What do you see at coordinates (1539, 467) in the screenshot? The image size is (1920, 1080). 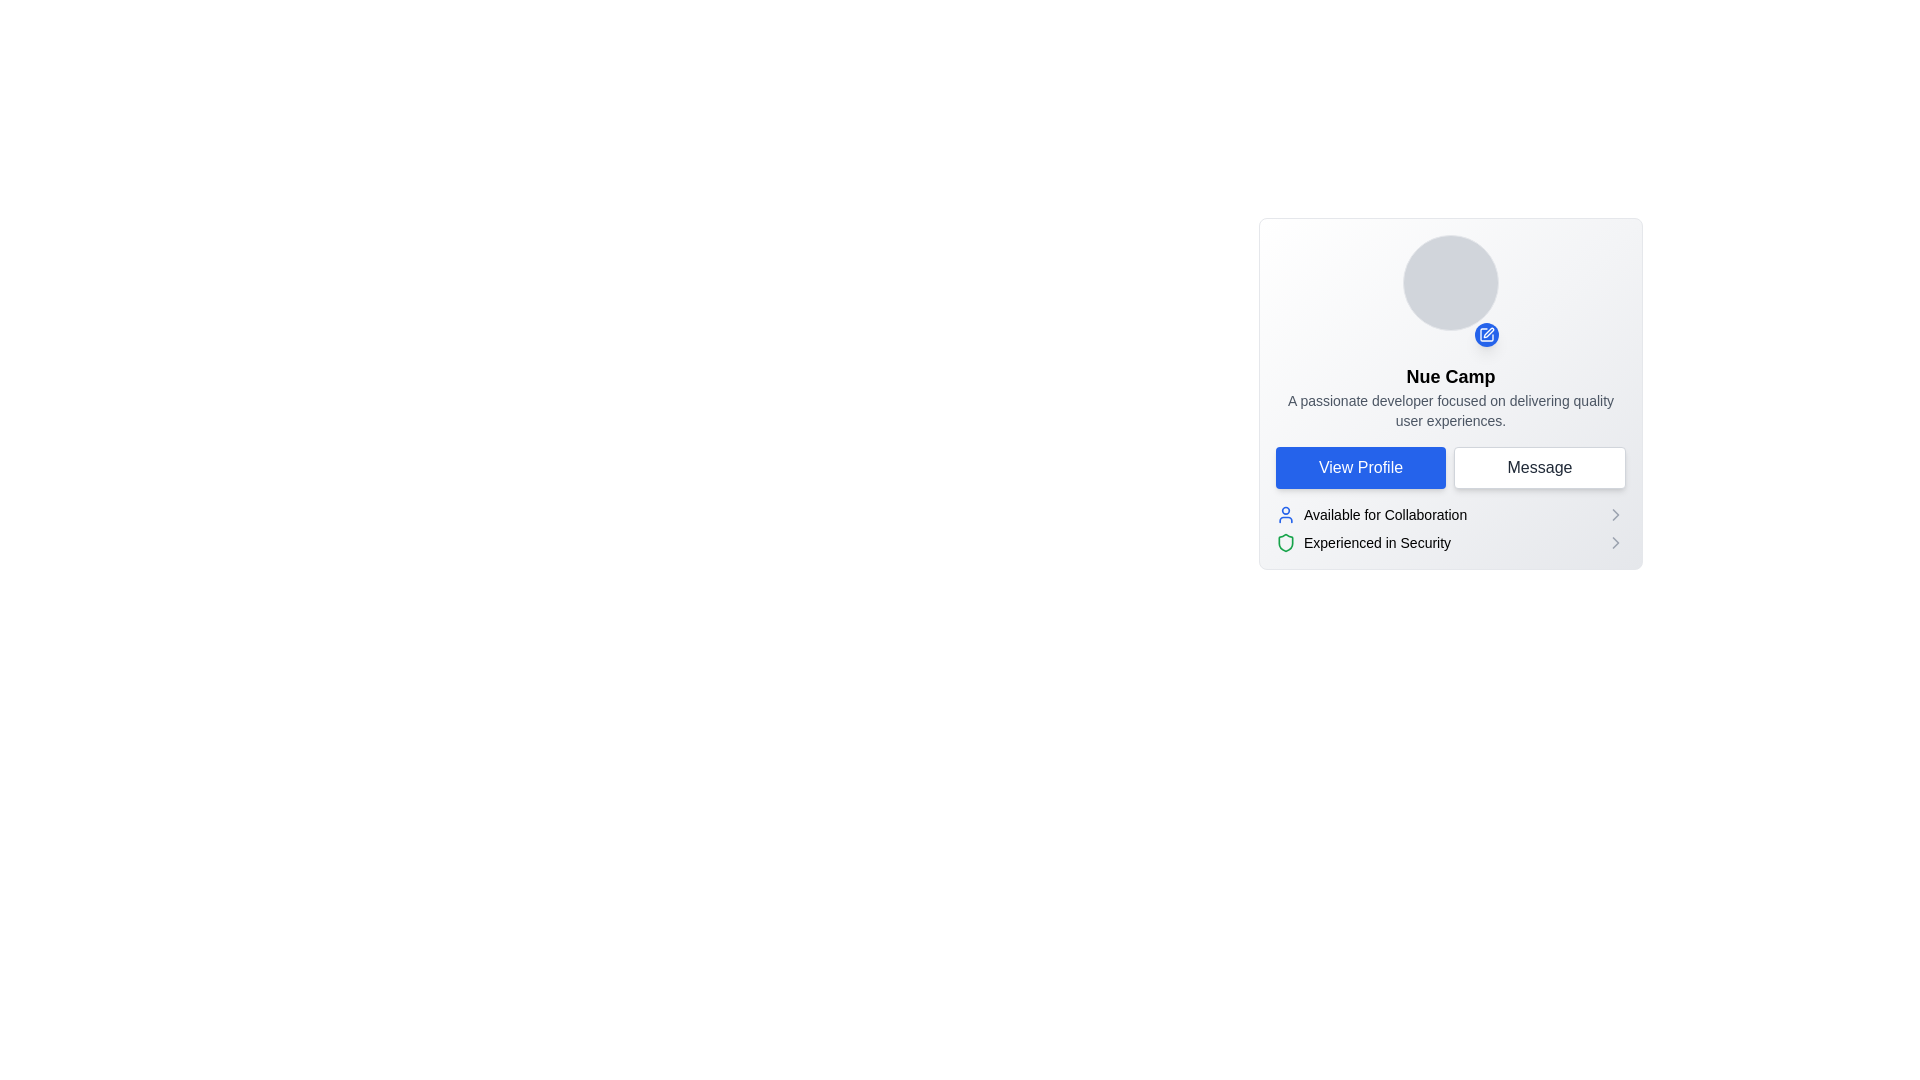 I see `the 'Message' button, which is a rectangular button with a white background, bold black text, and a light gray border, located below the profile information section and to the right of the 'View Profile' button` at bounding box center [1539, 467].